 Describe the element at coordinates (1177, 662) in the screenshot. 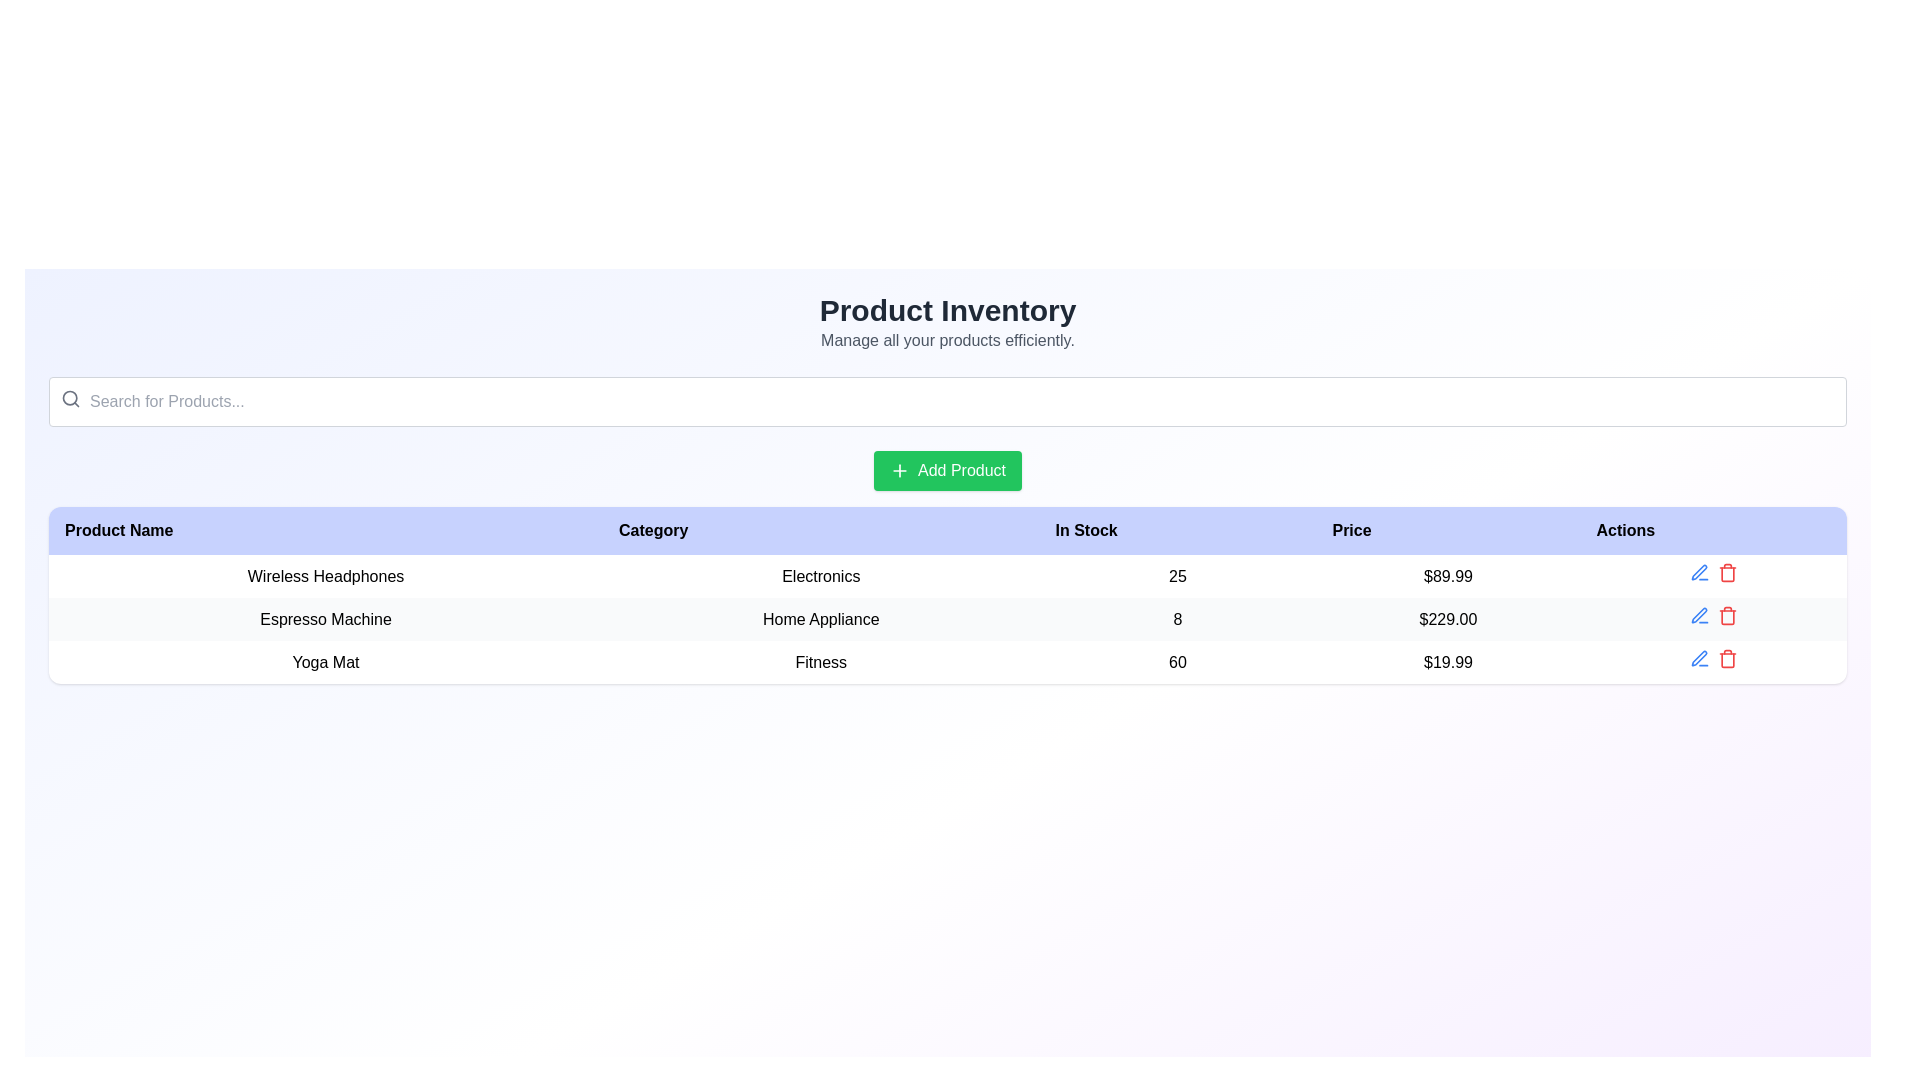

I see `the static text element that displays the quantity of 'Yoga Mat' currently in stock, located in the third row of the table under the 'In Stock' column` at that location.